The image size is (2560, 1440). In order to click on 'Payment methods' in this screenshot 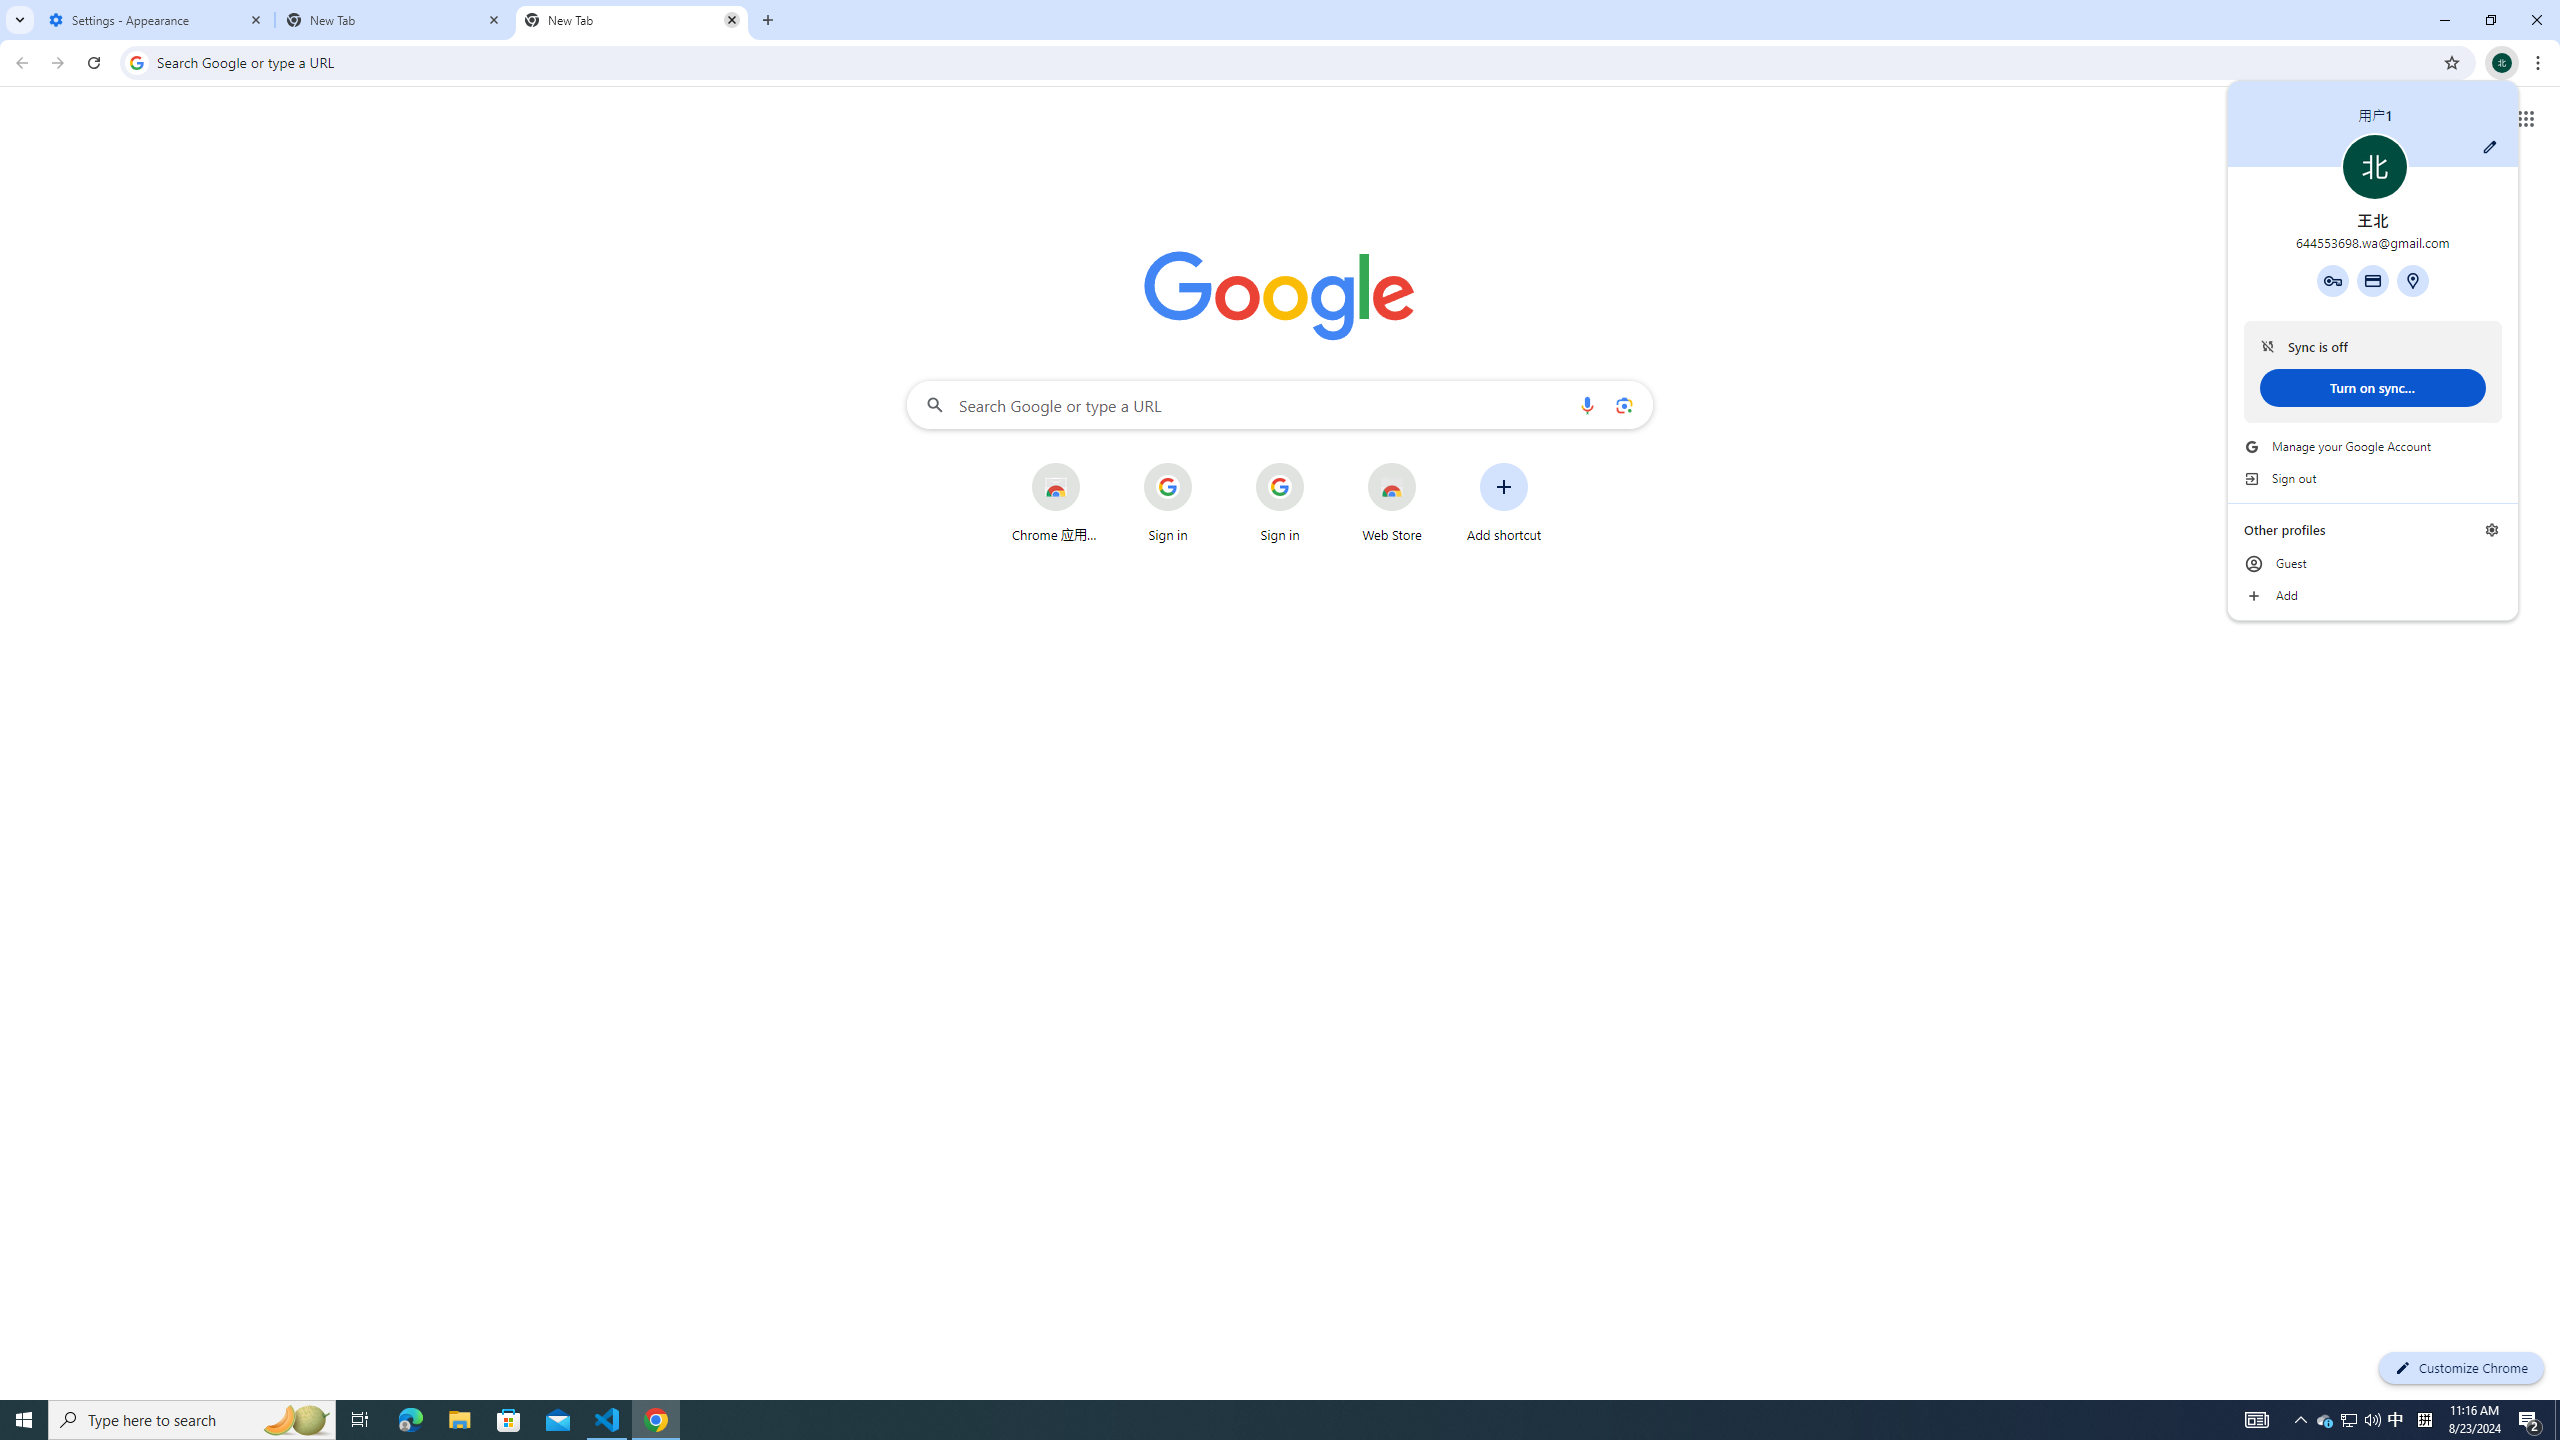, I will do `click(2372, 279)`.